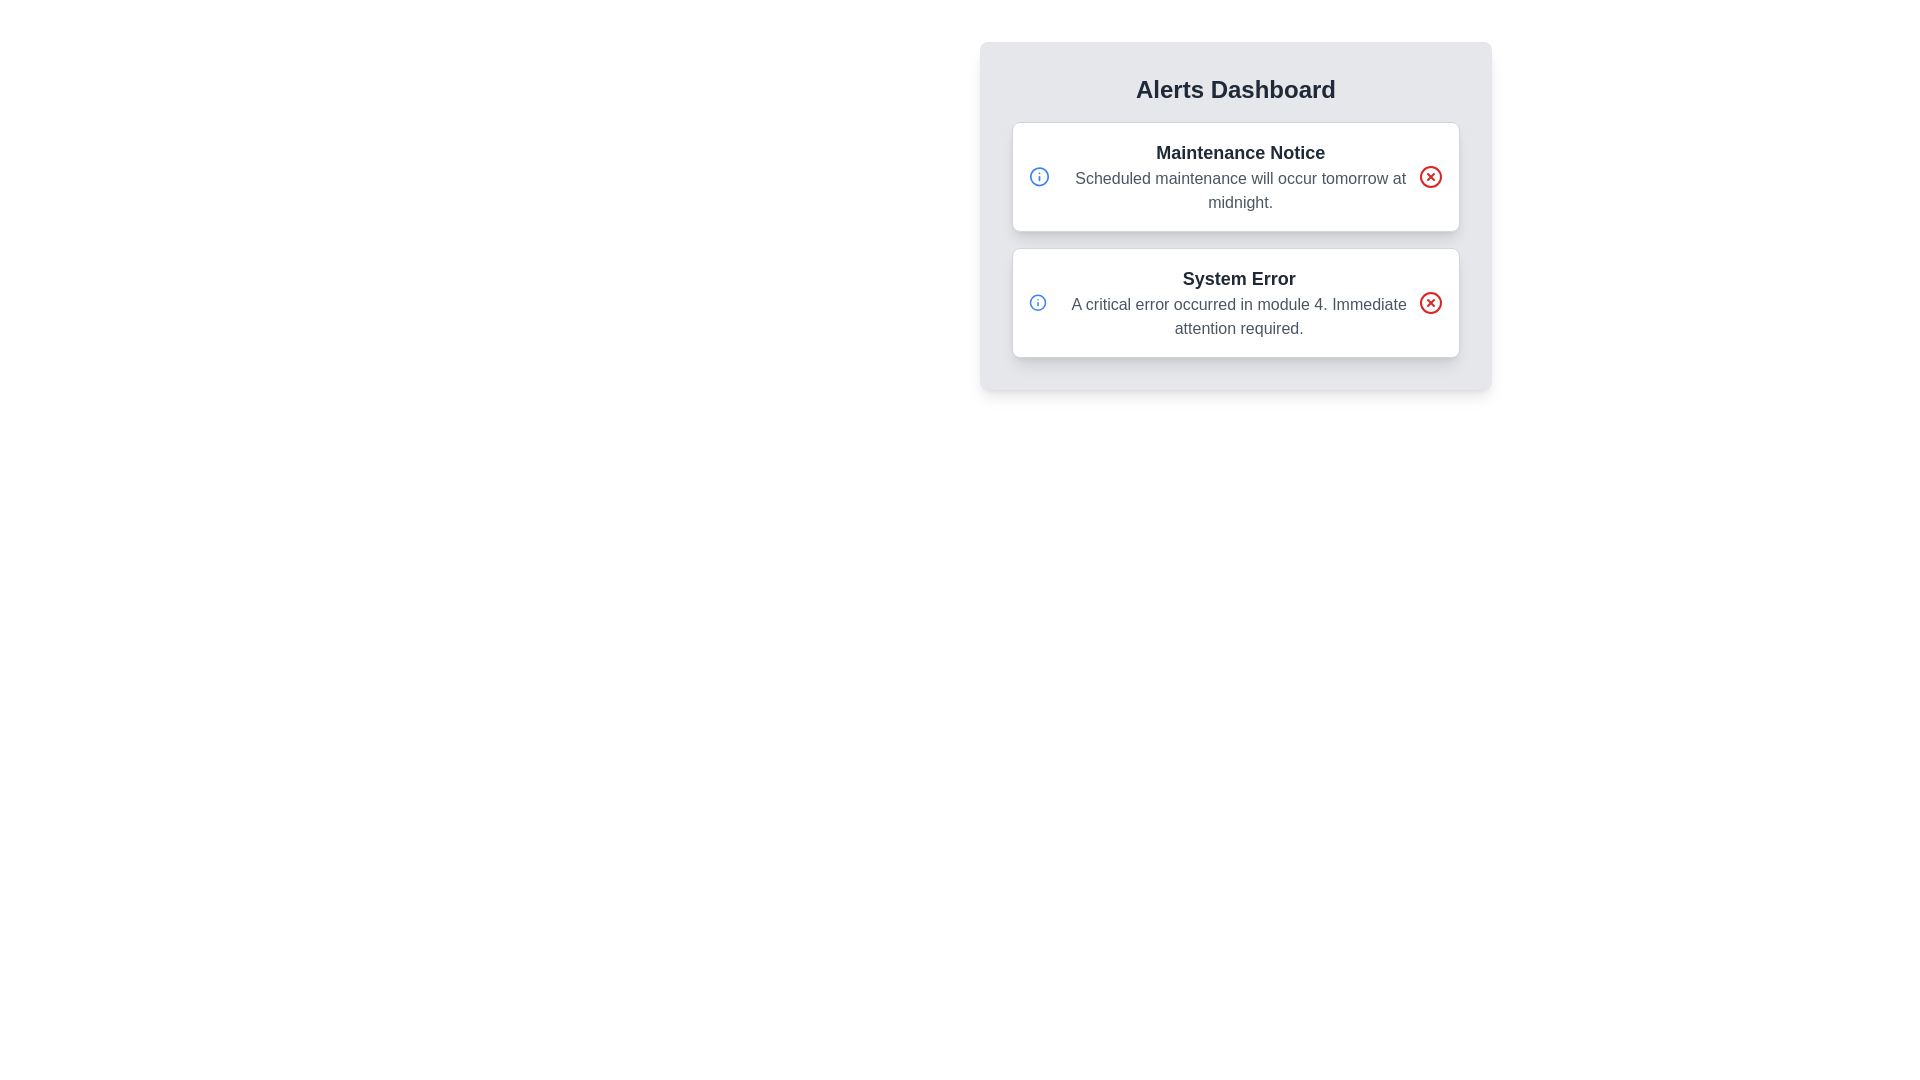 This screenshot has width=1920, height=1080. I want to click on the second line of text that describes scheduled maintenance events on the 'Alerts Dashboard' interface, which is located centrally in the uppermost card below the title 'Maintenance Notice', so click(1239, 191).